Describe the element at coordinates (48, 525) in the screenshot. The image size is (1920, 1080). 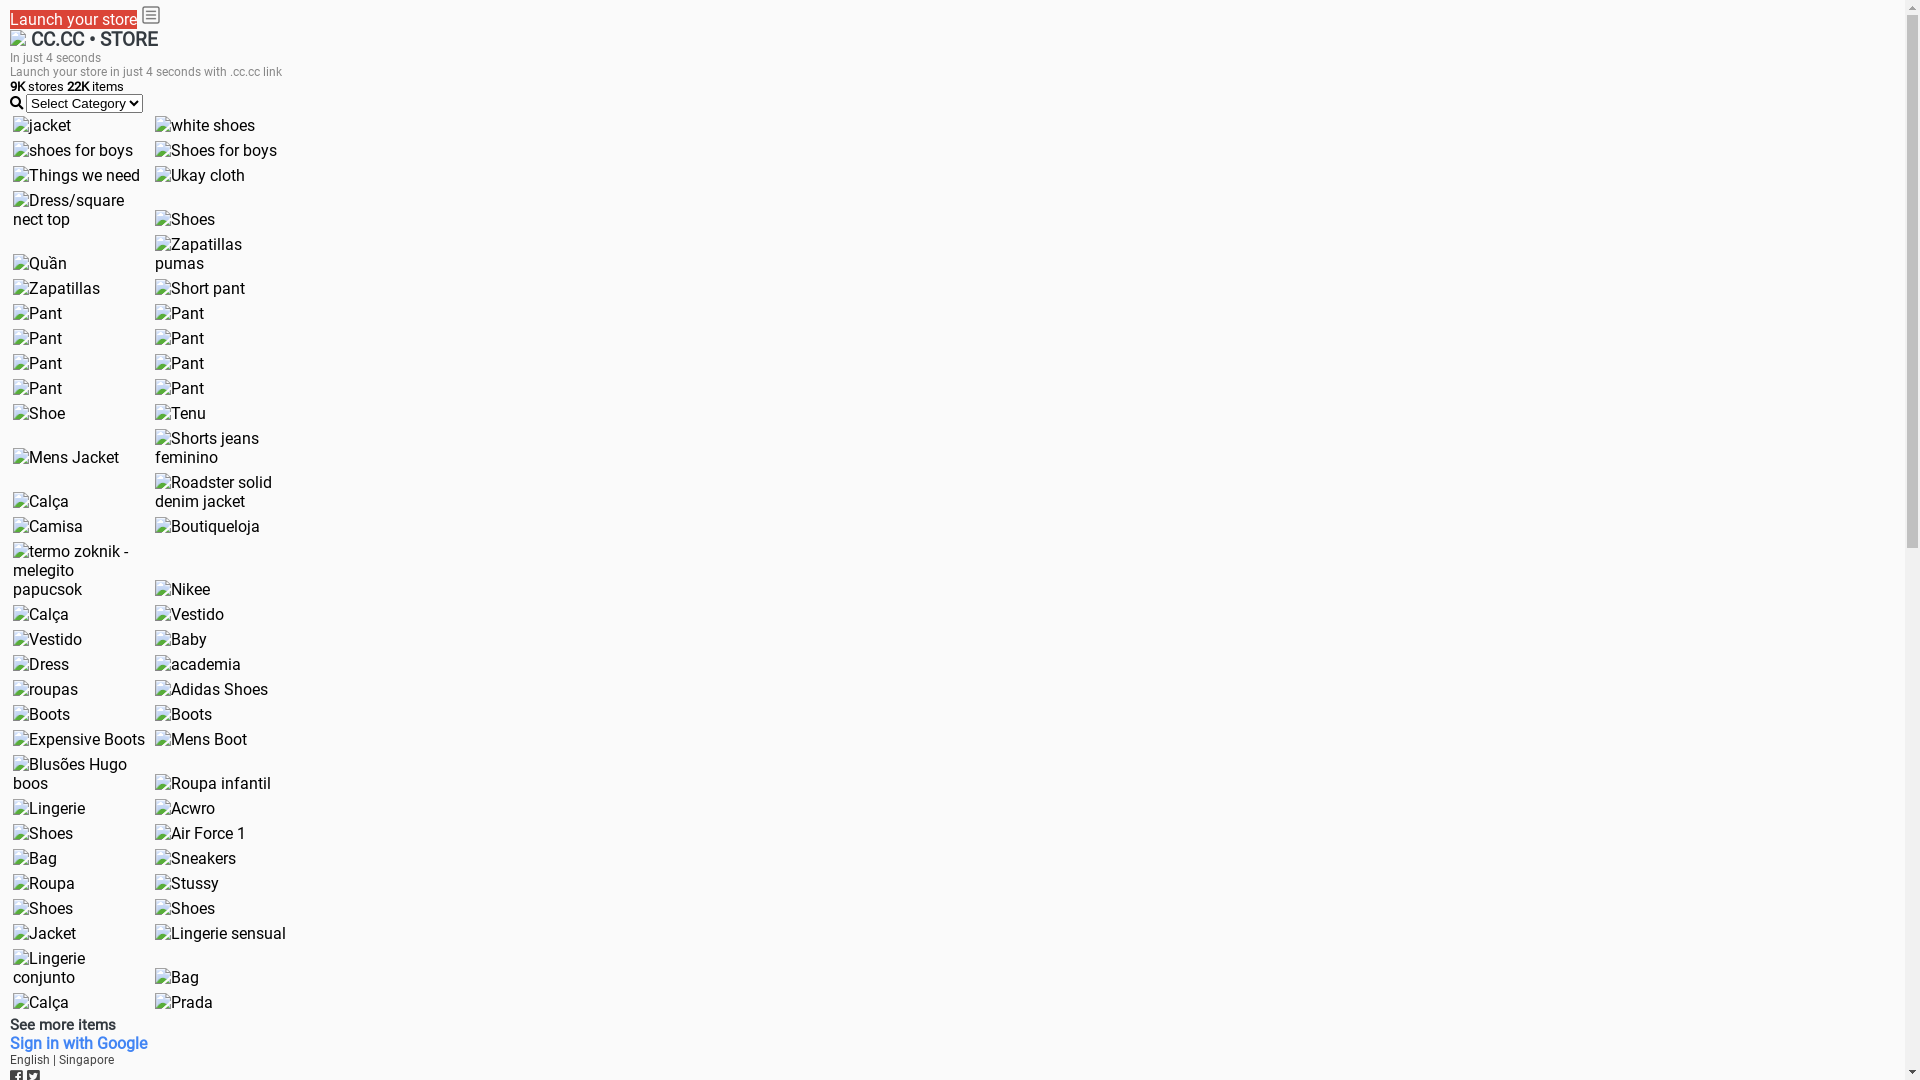
I see `'Camisa'` at that location.